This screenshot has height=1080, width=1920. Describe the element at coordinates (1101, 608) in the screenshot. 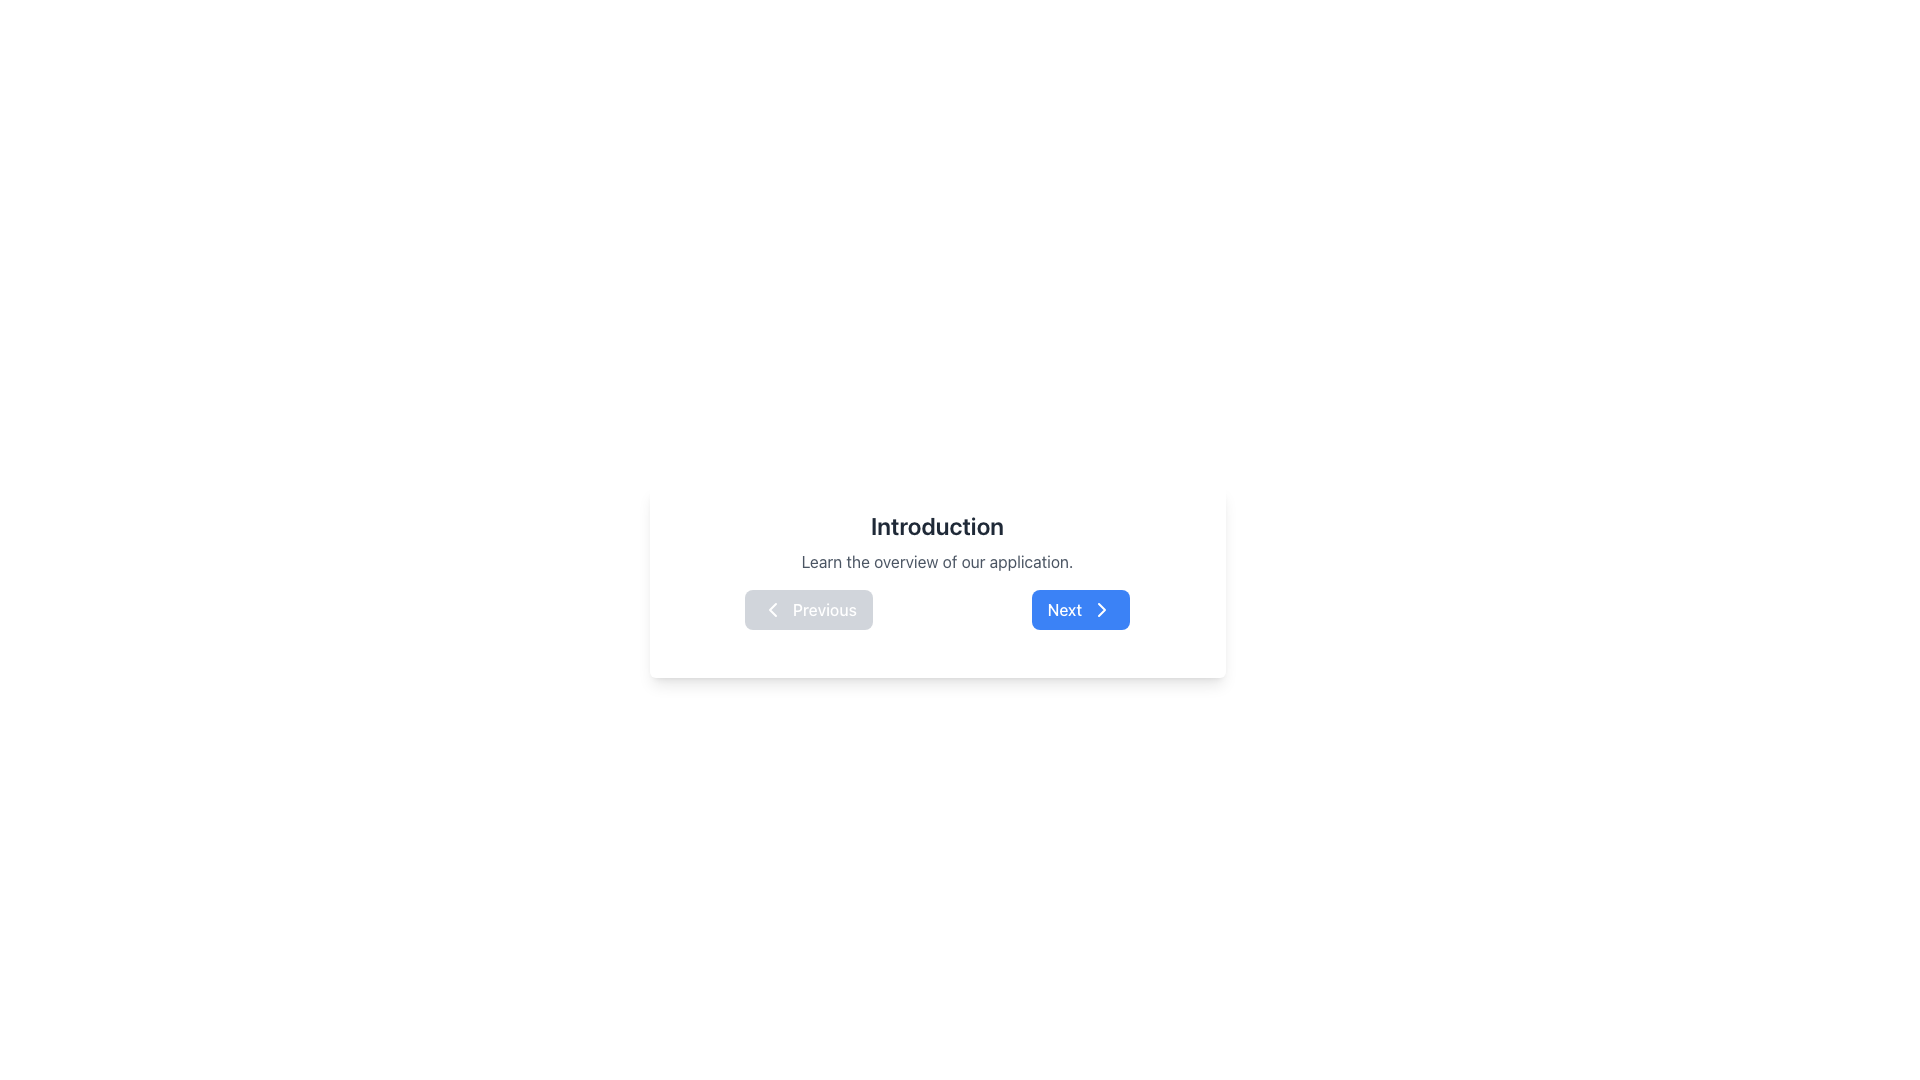

I see `the visual indicator icon located inside the 'Next' button to proceed to the next step` at that location.